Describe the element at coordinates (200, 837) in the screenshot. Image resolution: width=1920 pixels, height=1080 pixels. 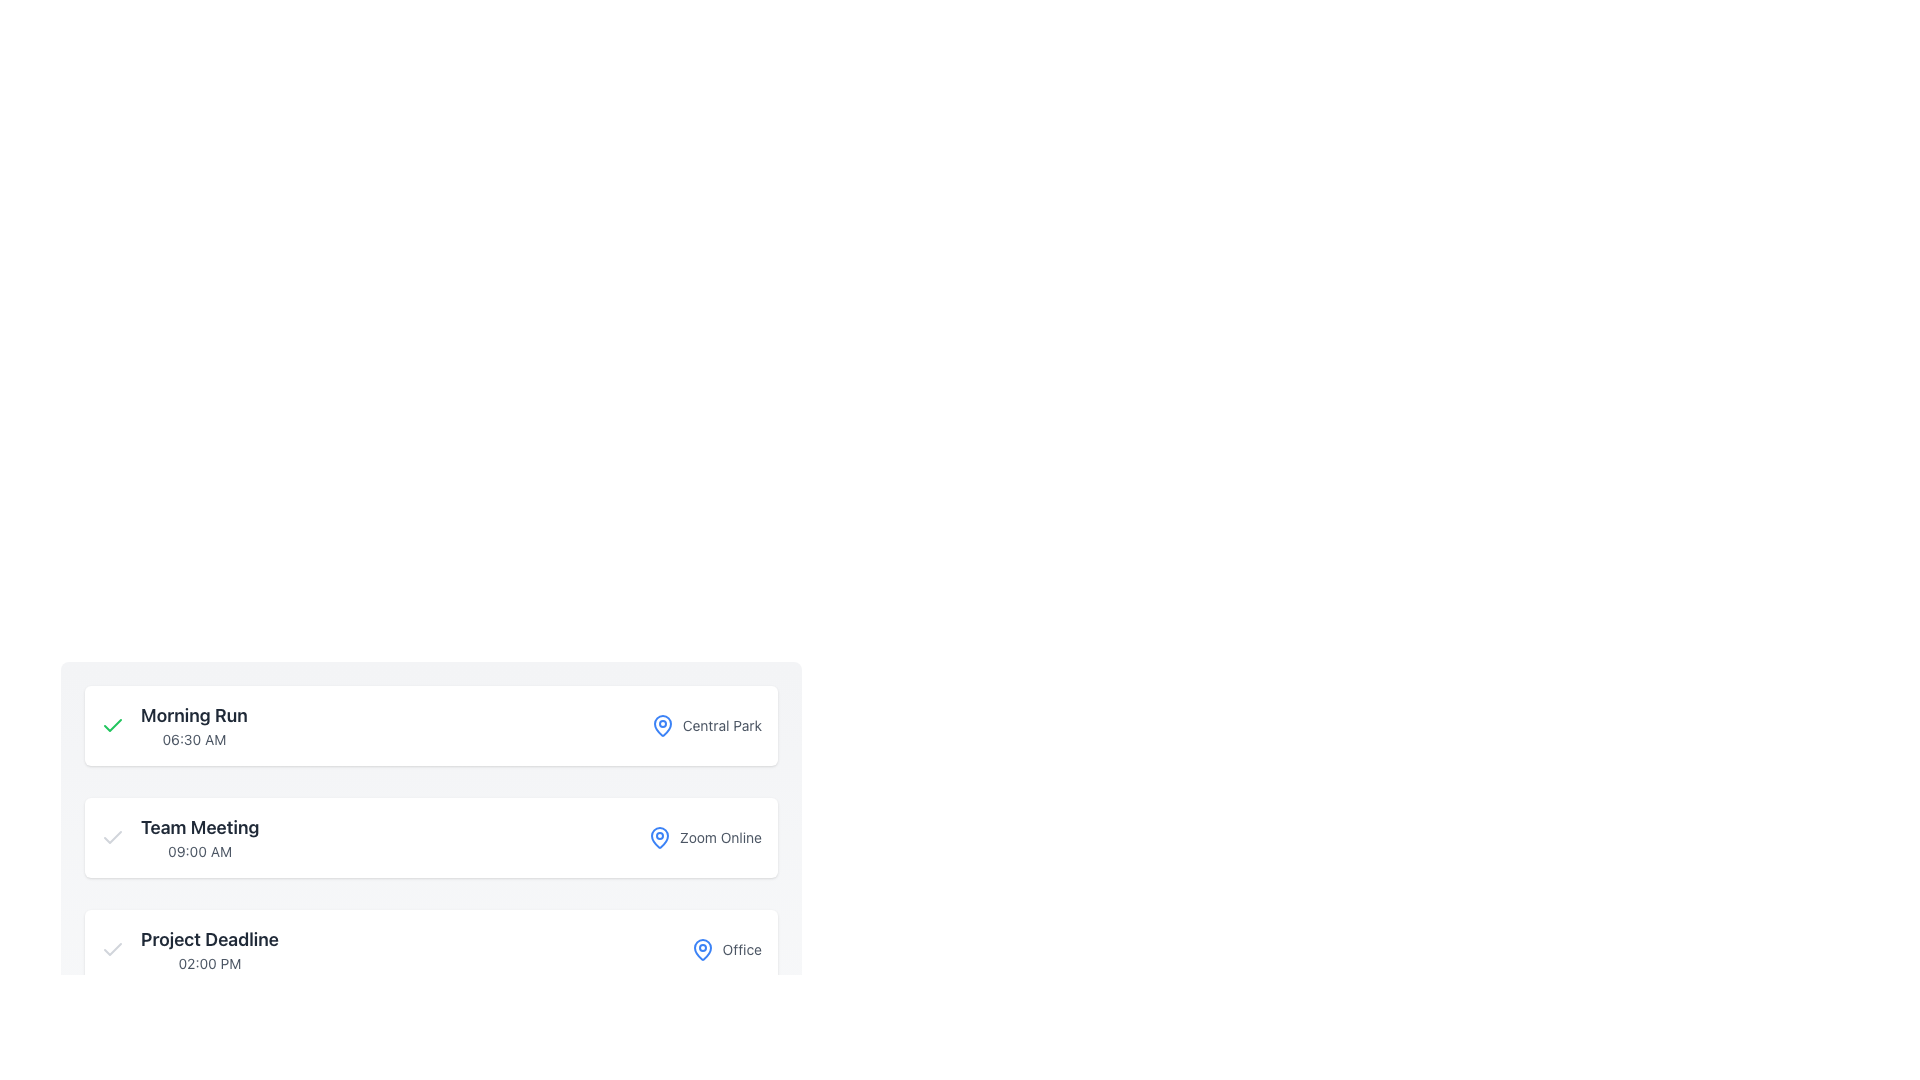
I see `title 'Team Meeting' and the time '09:00 AM' from the Text Display element, which consists of two vertically stacked texts aligned to the left` at that location.